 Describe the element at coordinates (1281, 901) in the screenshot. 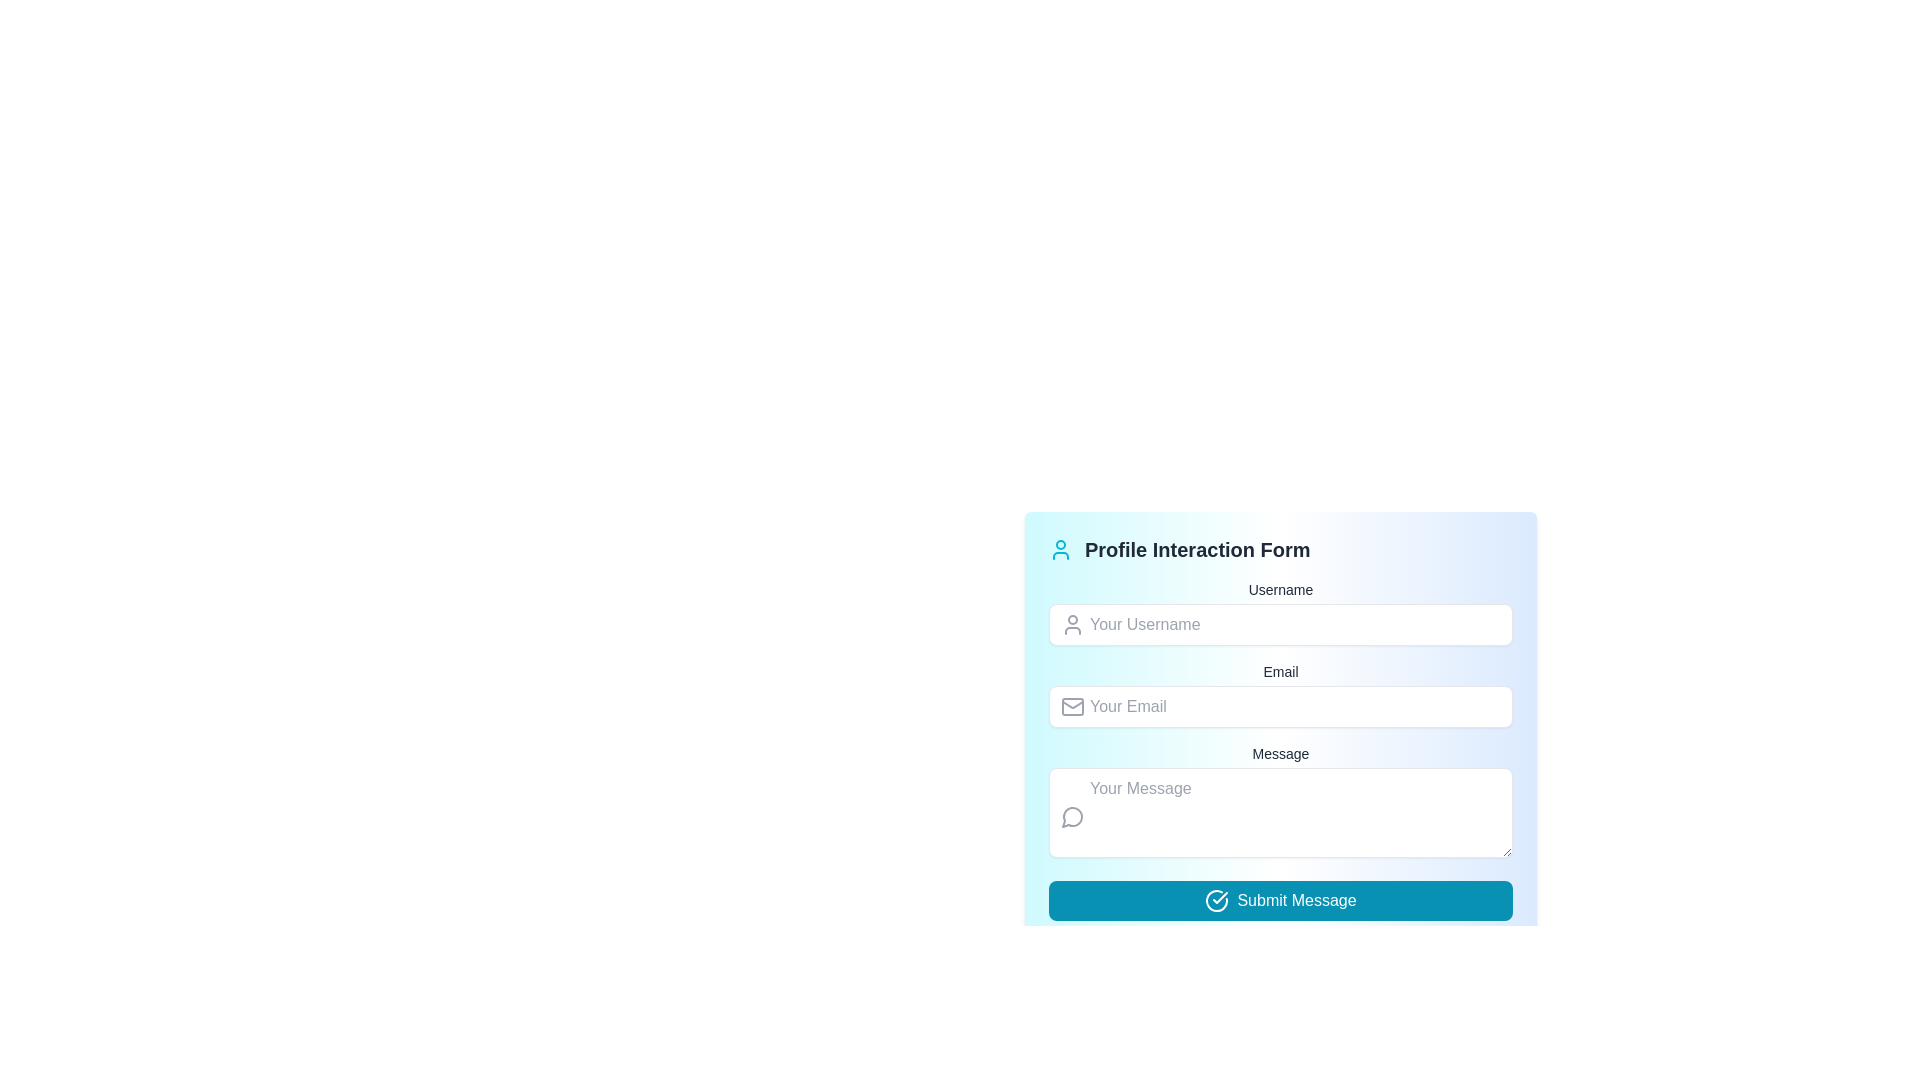

I see `the submit button located at the bottom of the form` at that location.